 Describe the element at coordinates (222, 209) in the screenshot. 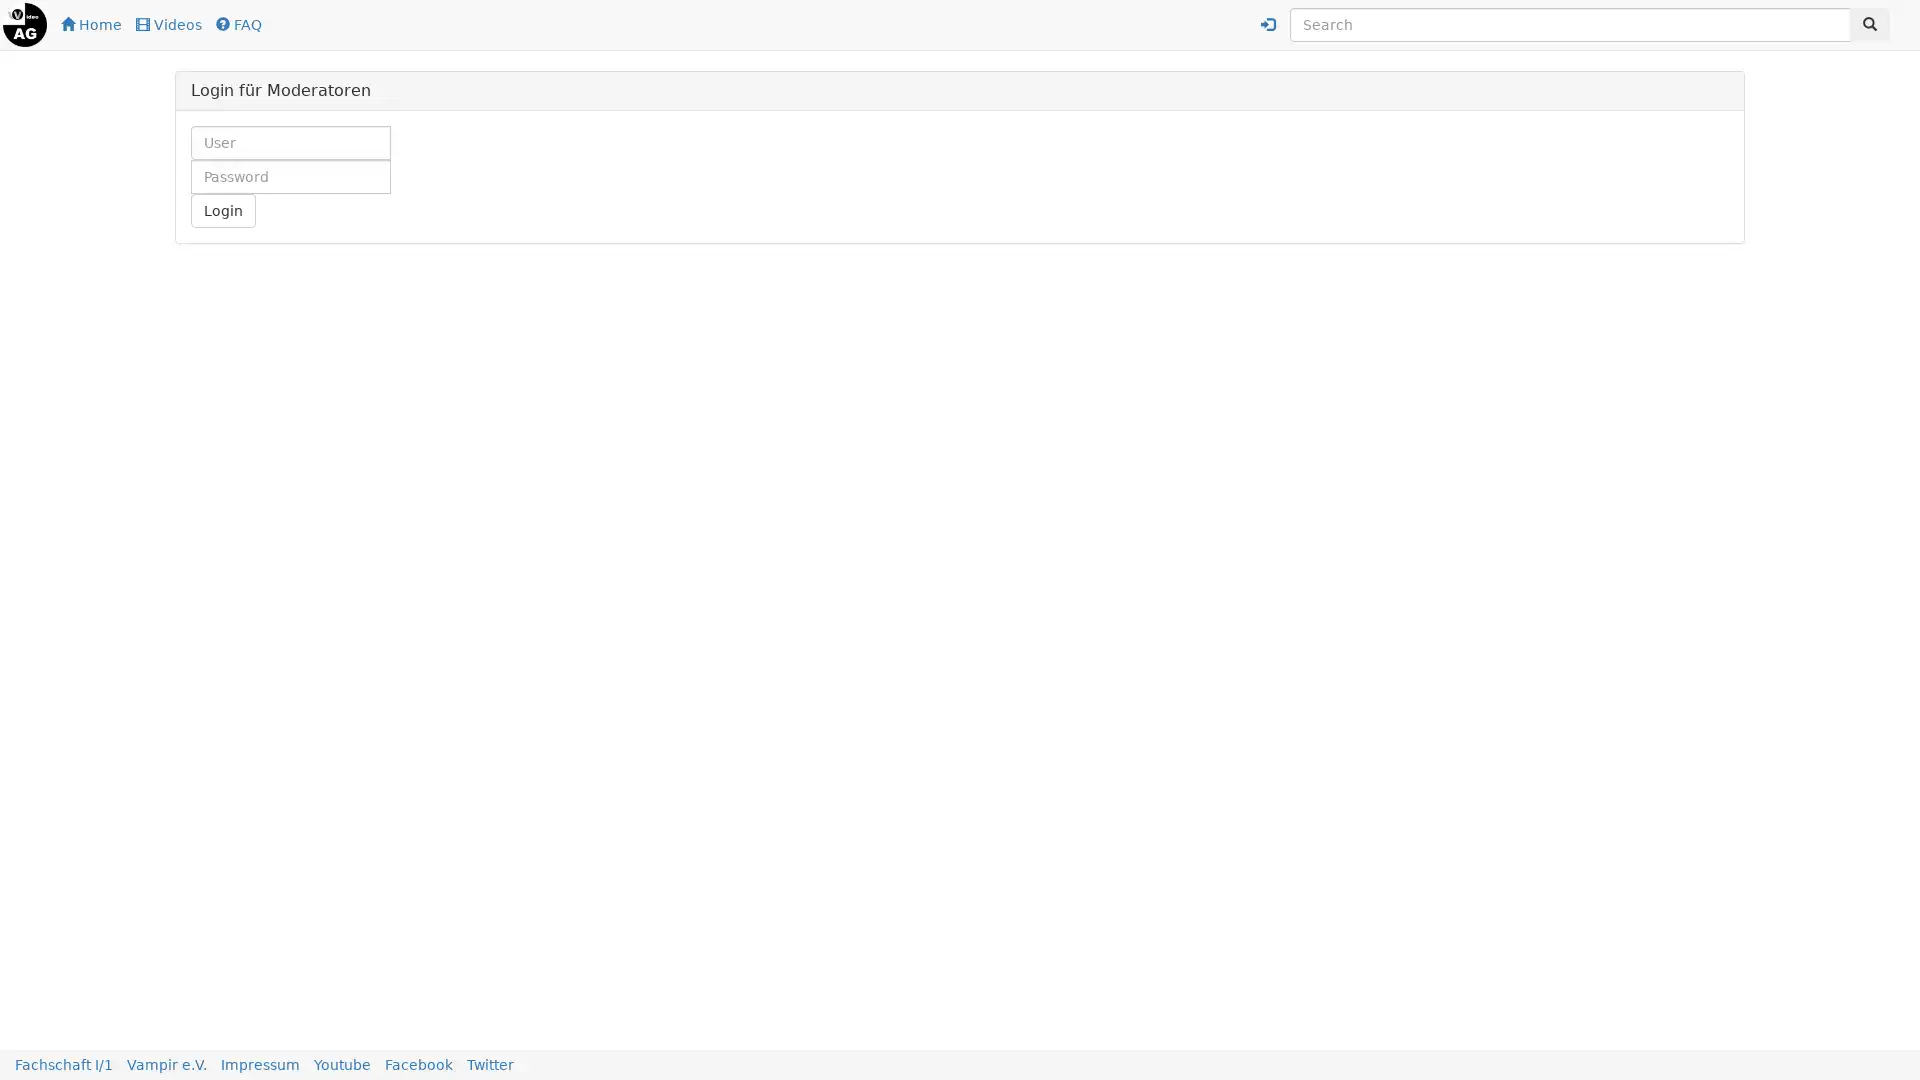

I see `Login` at that location.